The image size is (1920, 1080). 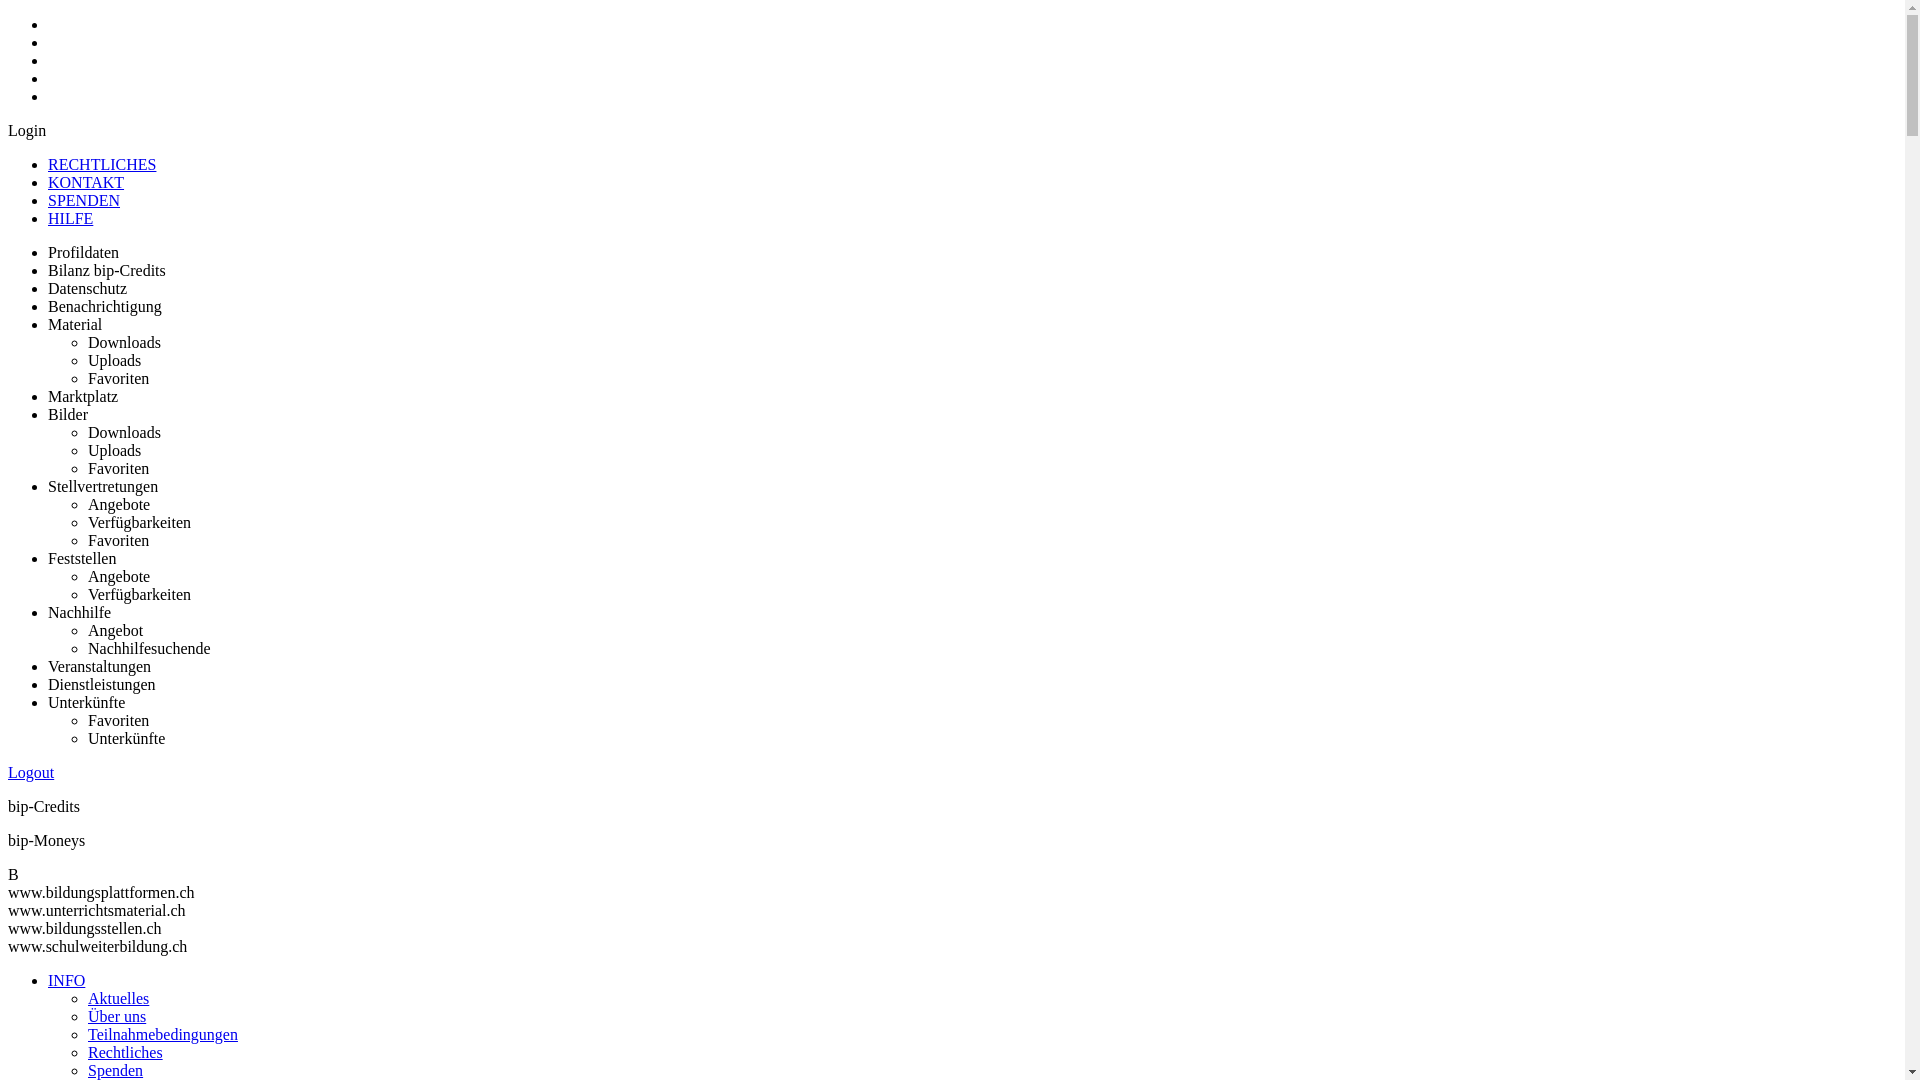 What do you see at coordinates (118, 576) in the screenshot?
I see `'Angebote'` at bounding box center [118, 576].